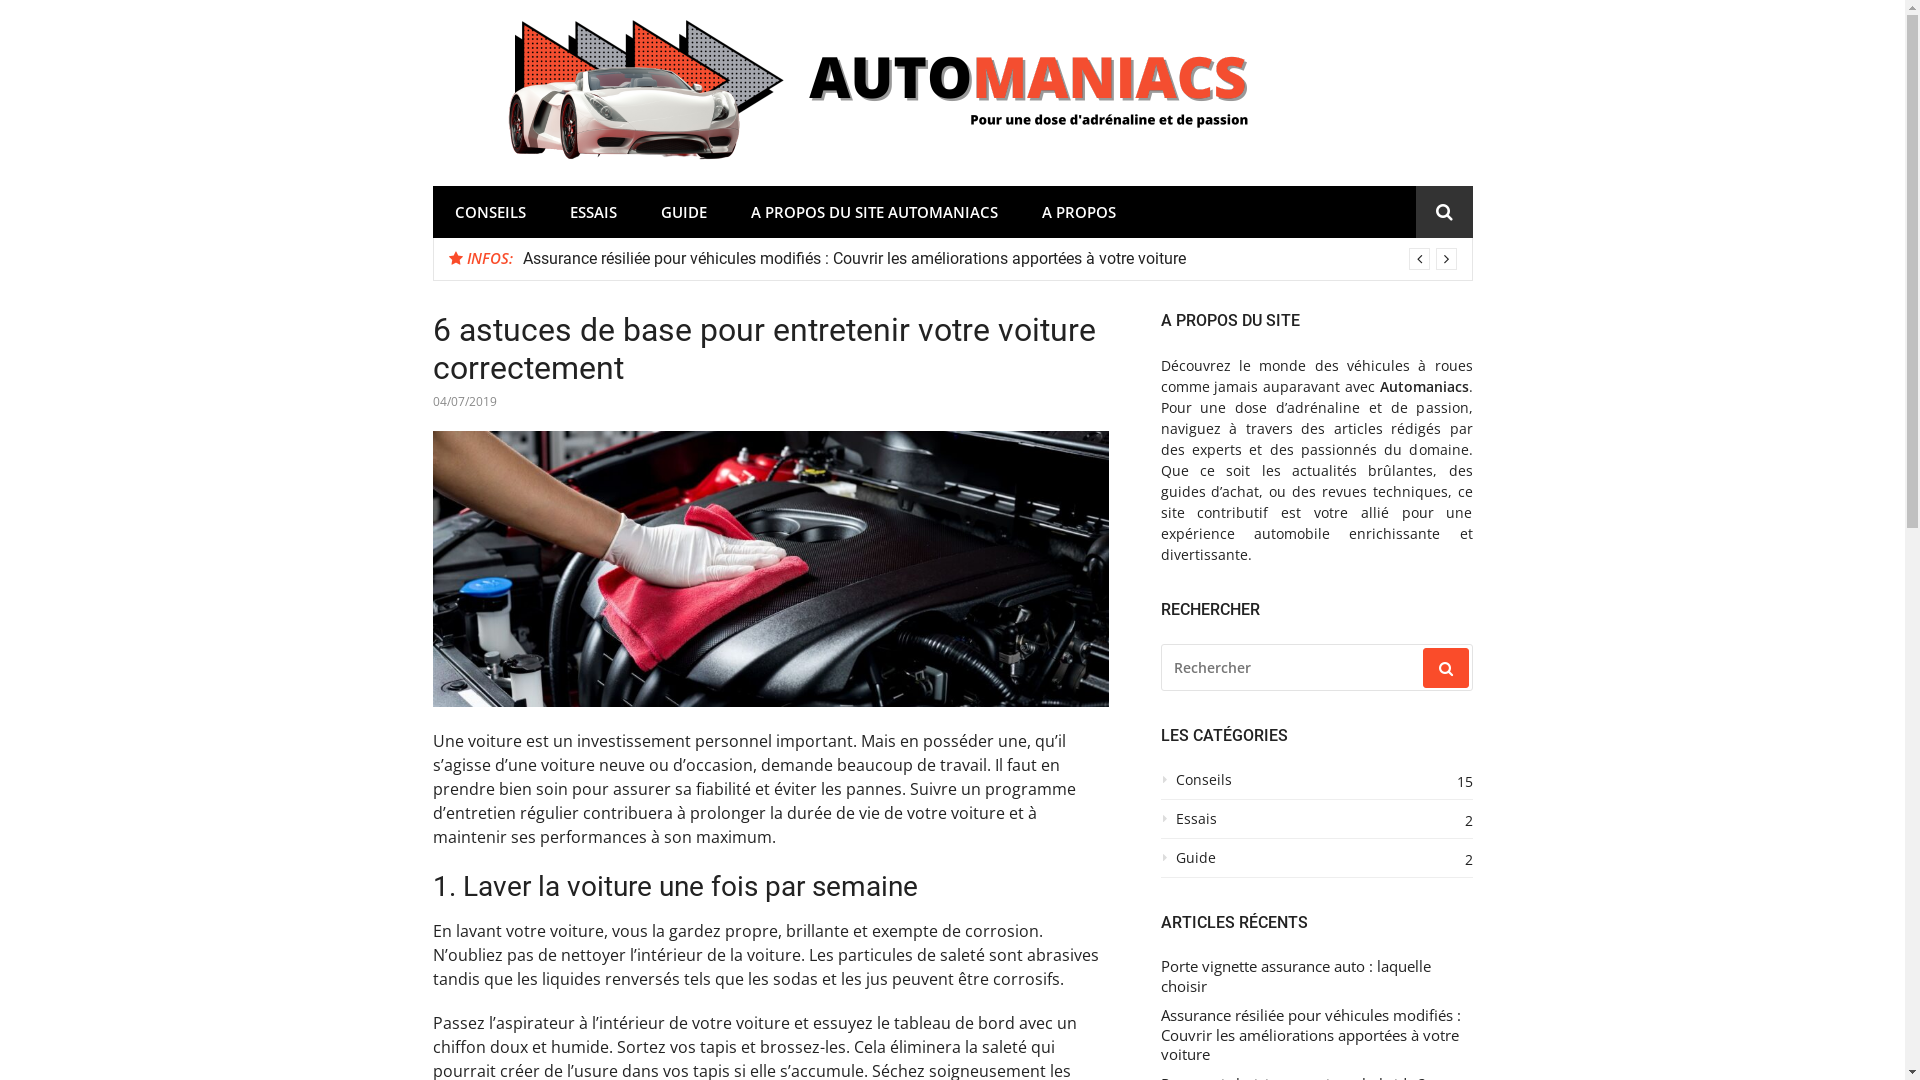  I want to click on 'Guide', so click(1160, 862).